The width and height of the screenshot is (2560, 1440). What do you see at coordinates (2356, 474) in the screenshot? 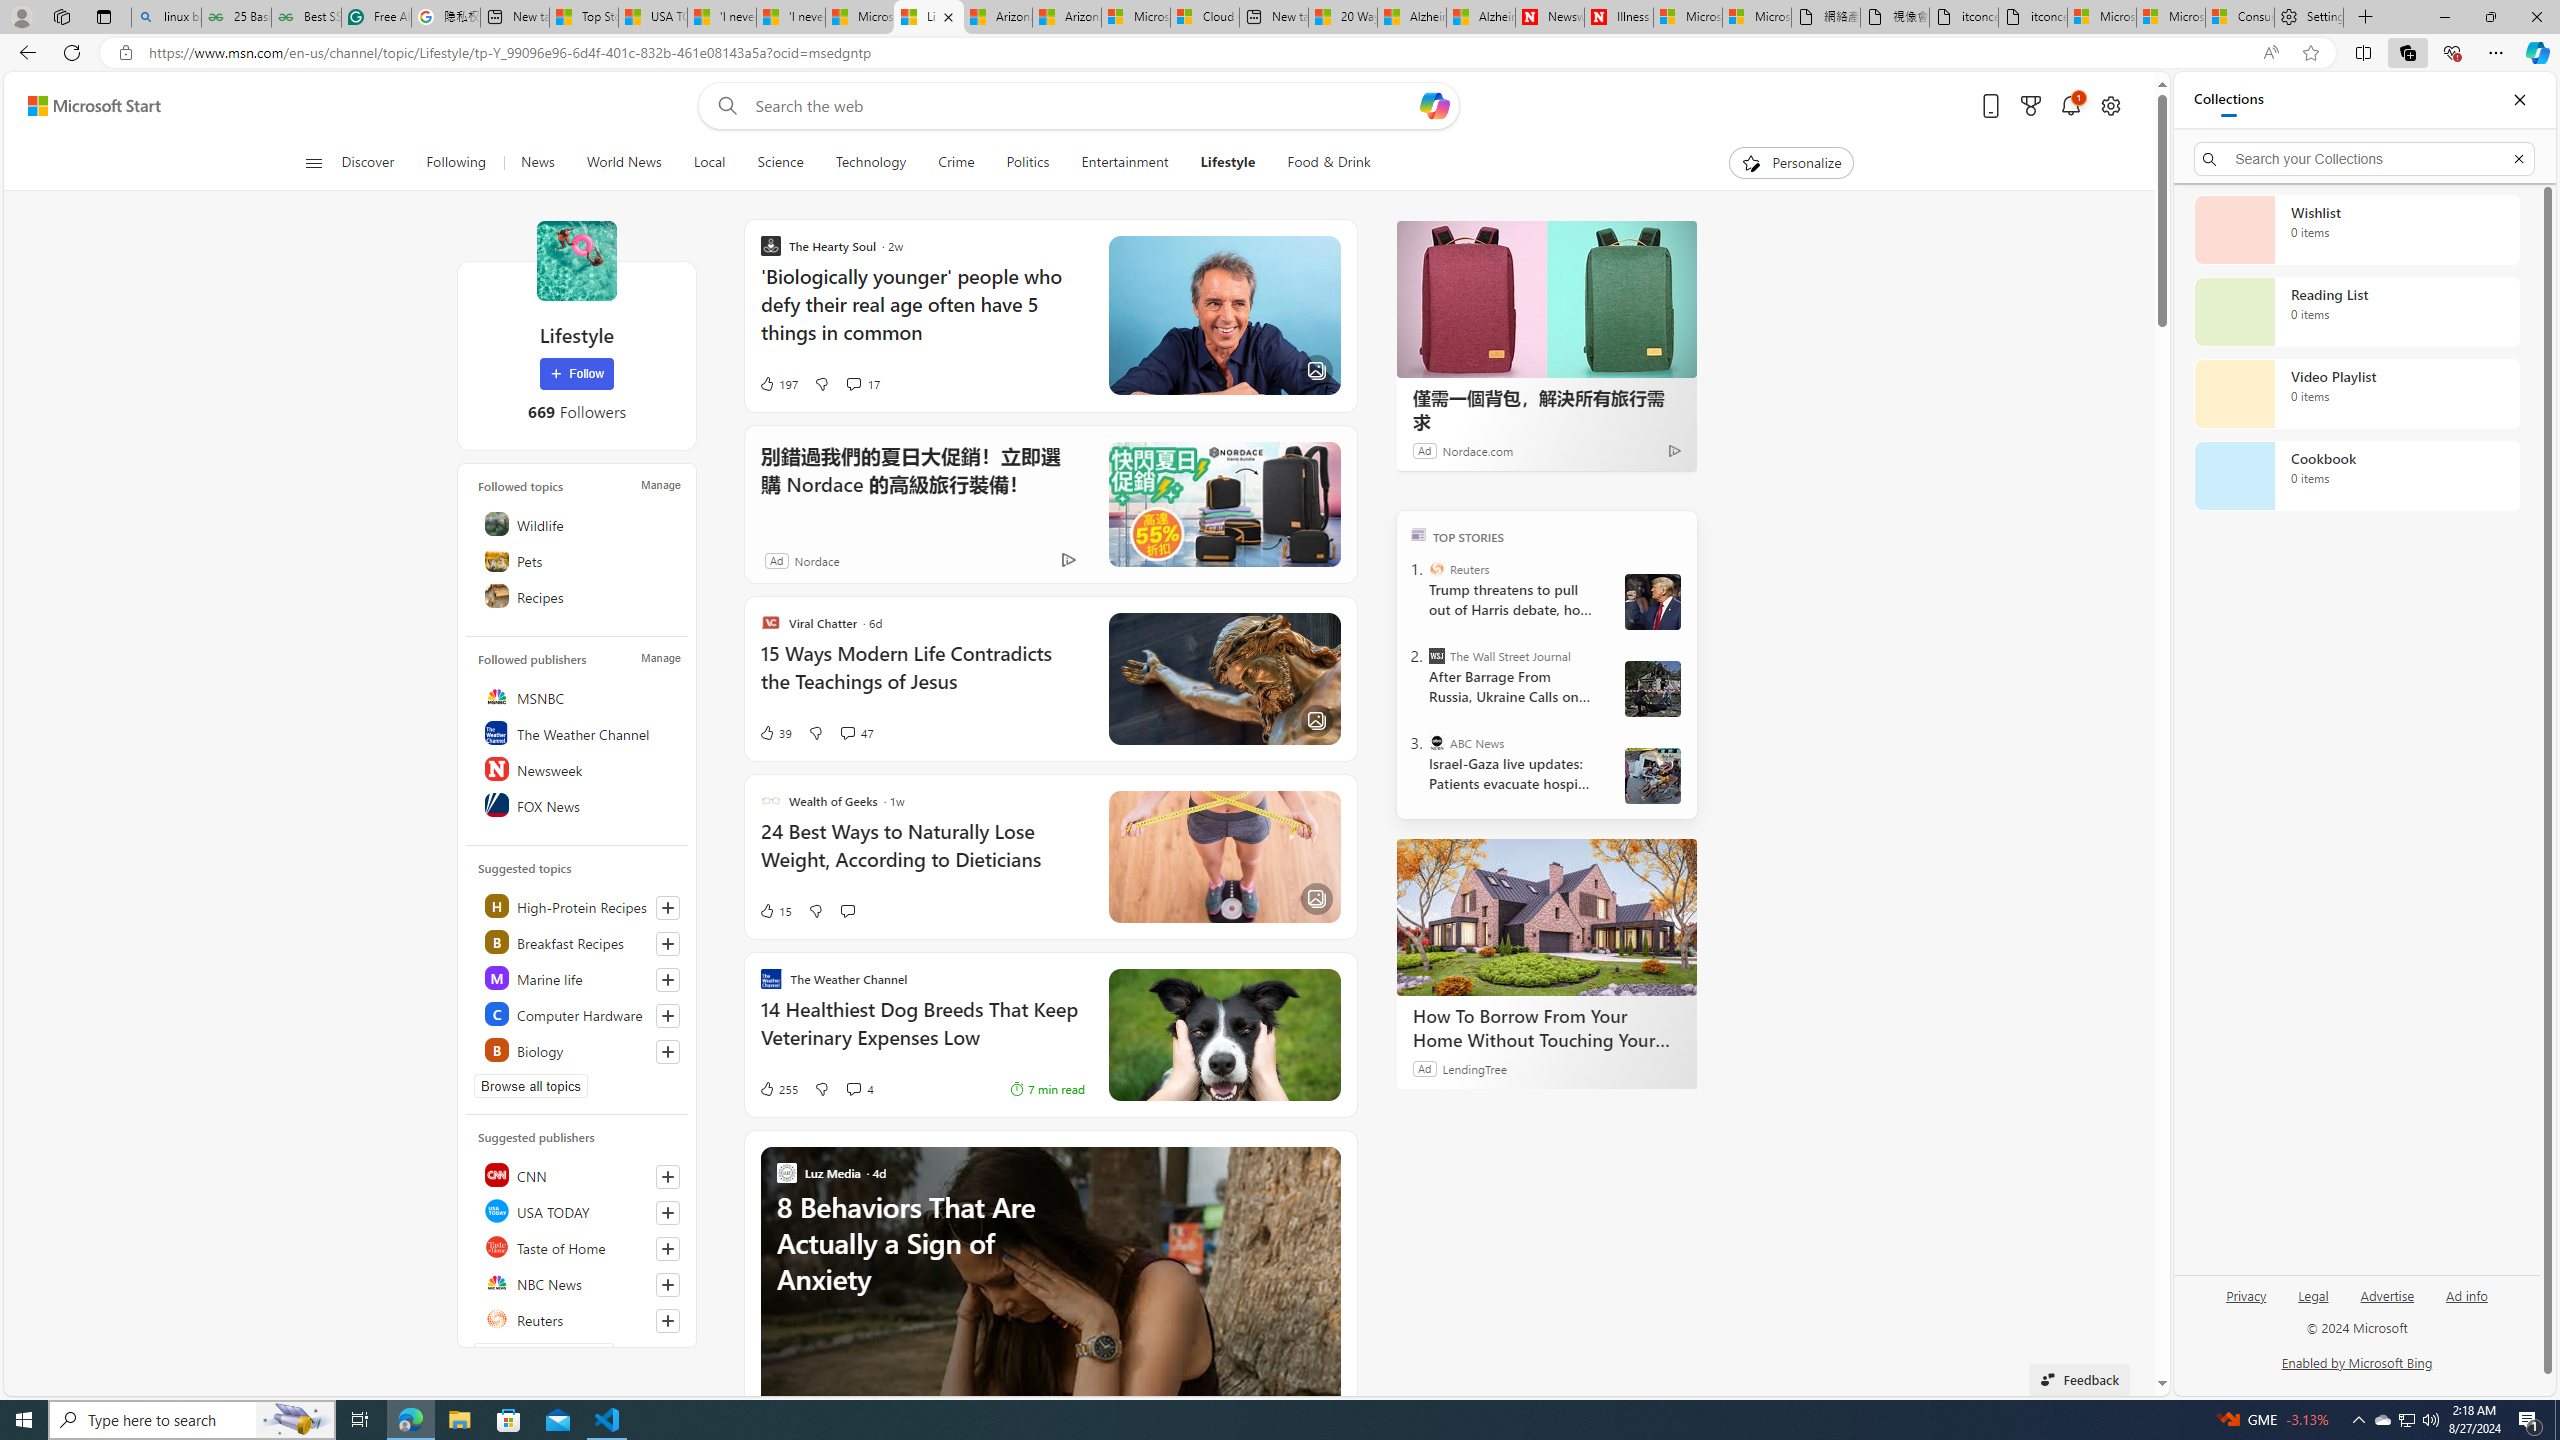
I see `'Cookbook collection, 0 items'` at bounding box center [2356, 474].